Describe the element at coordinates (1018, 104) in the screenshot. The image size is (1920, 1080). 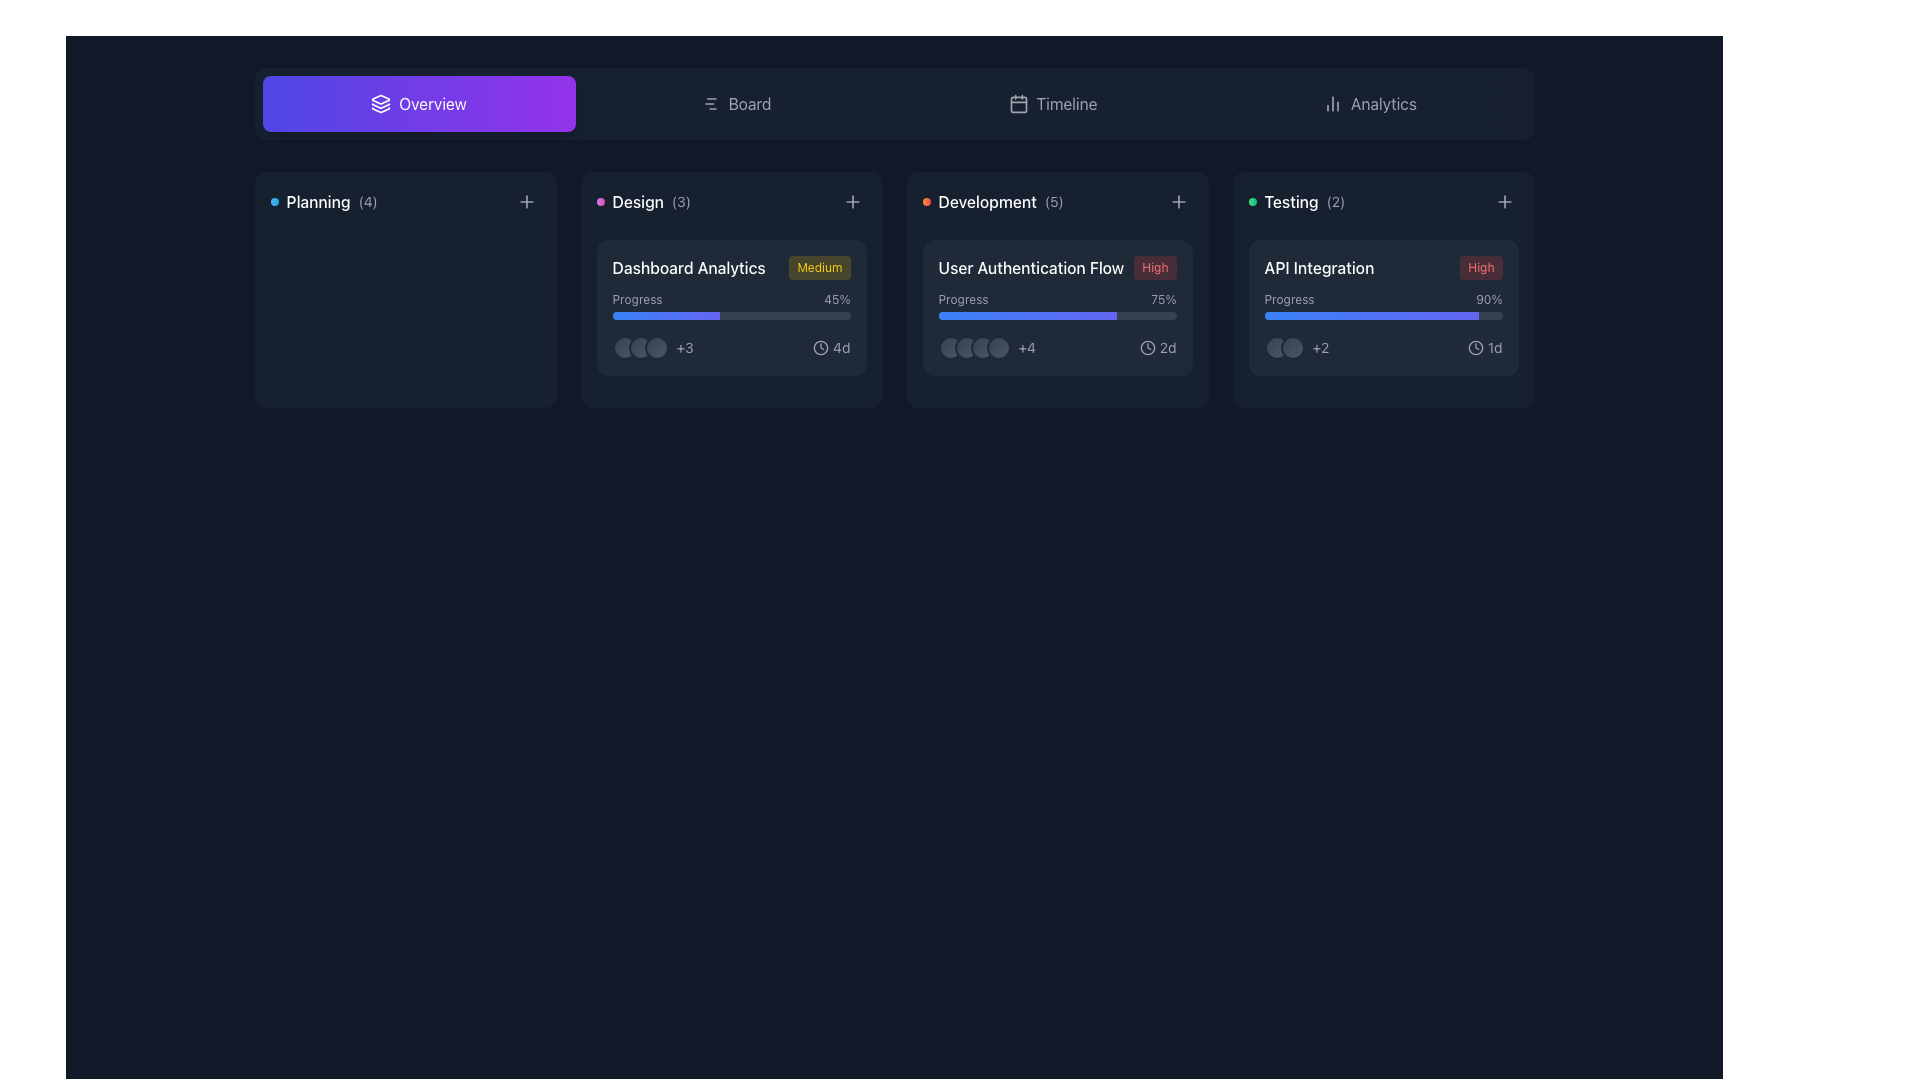
I see `the visual content of the calendar icon located next to the 'Timeline' label in the top navigation bar` at that location.